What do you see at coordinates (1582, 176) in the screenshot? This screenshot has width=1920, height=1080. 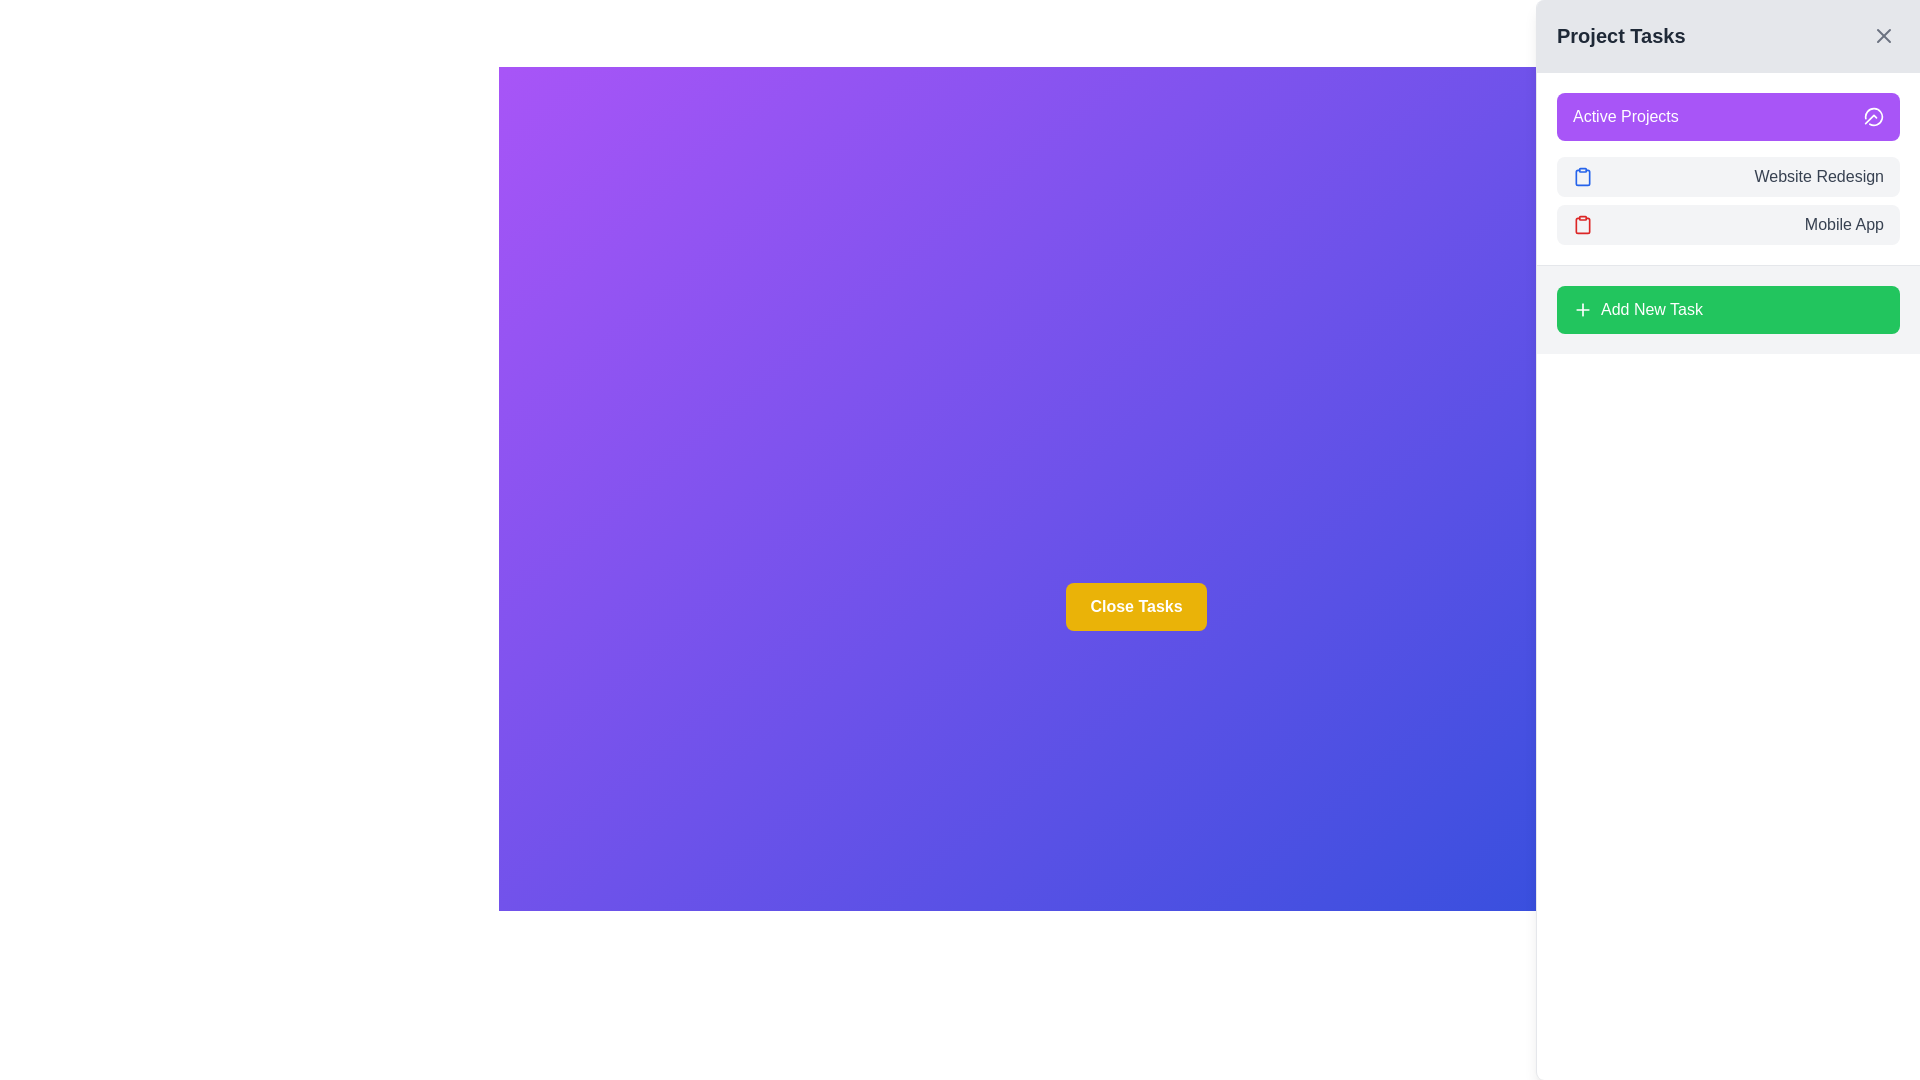 I see `the 'Website Redesign' task icon located in the sidebar under 'Project Tasks'` at bounding box center [1582, 176].